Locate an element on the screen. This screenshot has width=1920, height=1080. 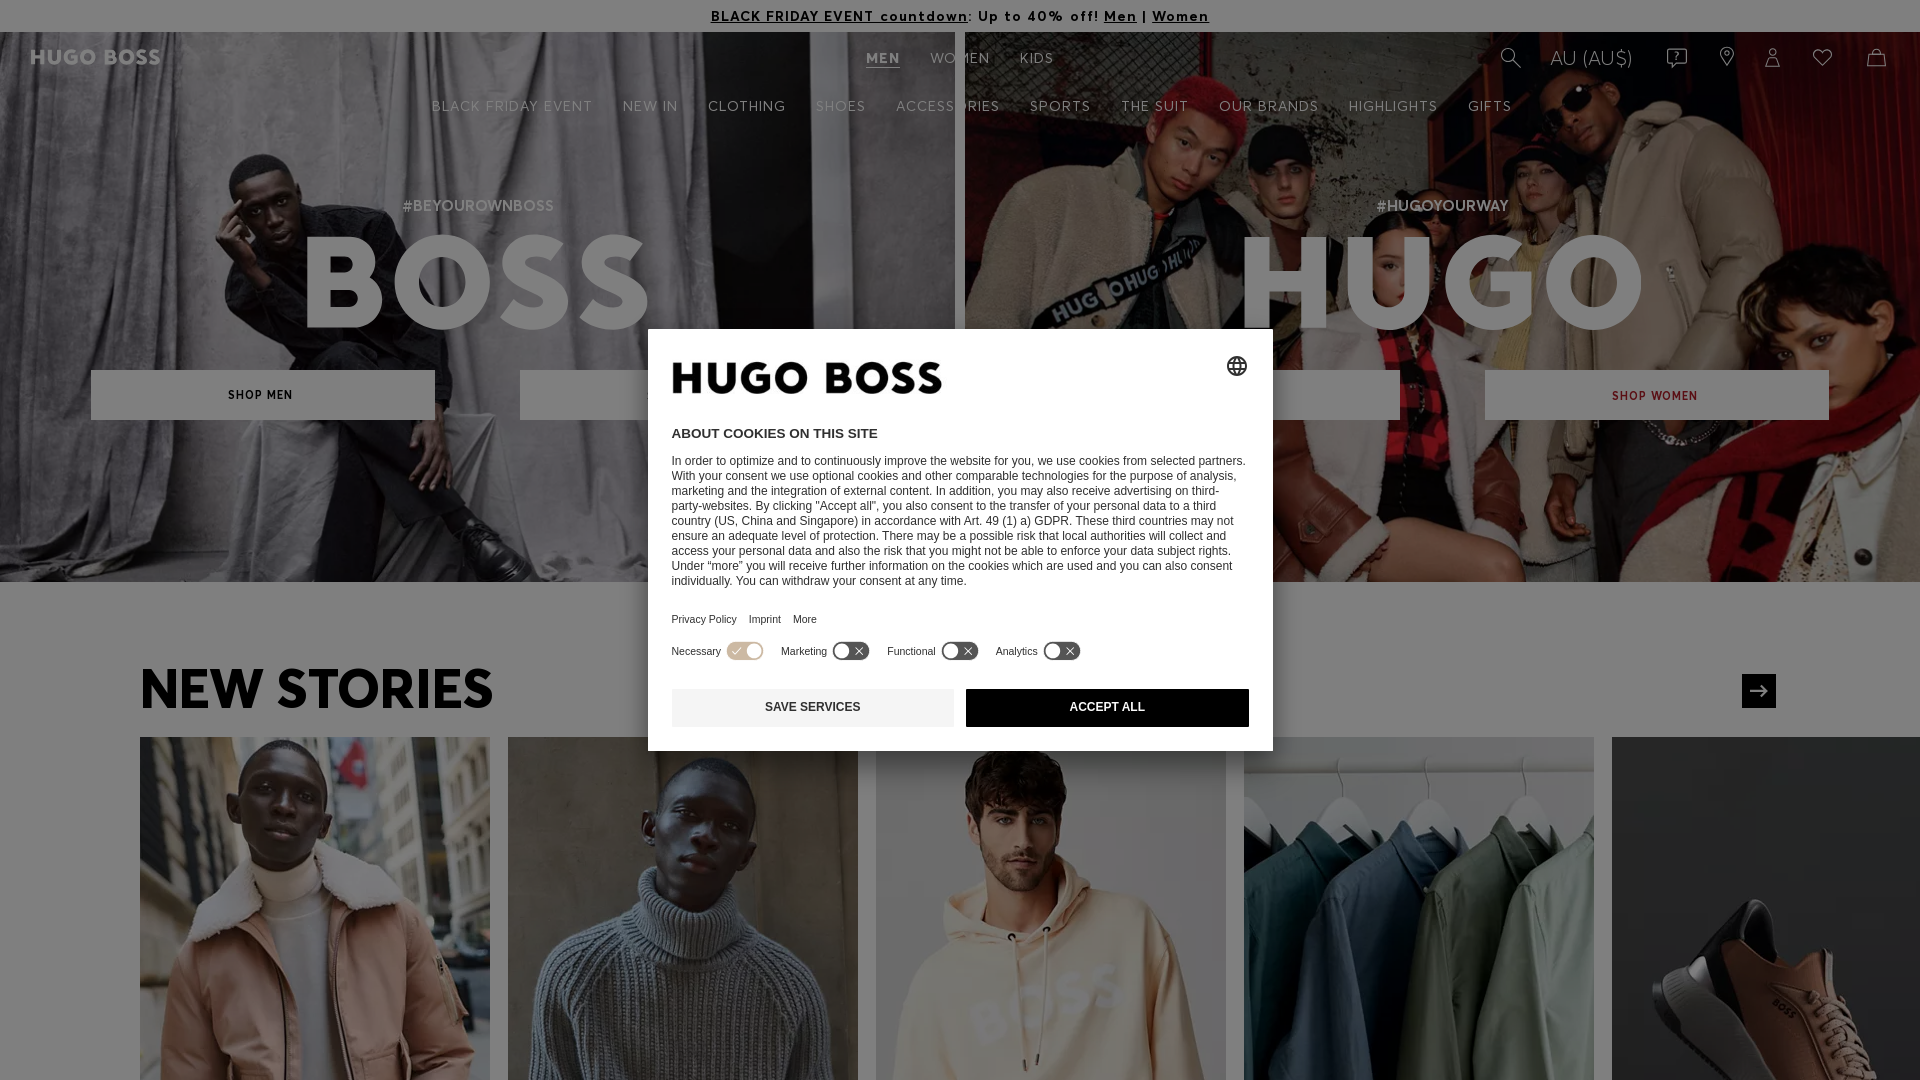
'HIGHLIGHTS' is located at coordinates (1392, 106).